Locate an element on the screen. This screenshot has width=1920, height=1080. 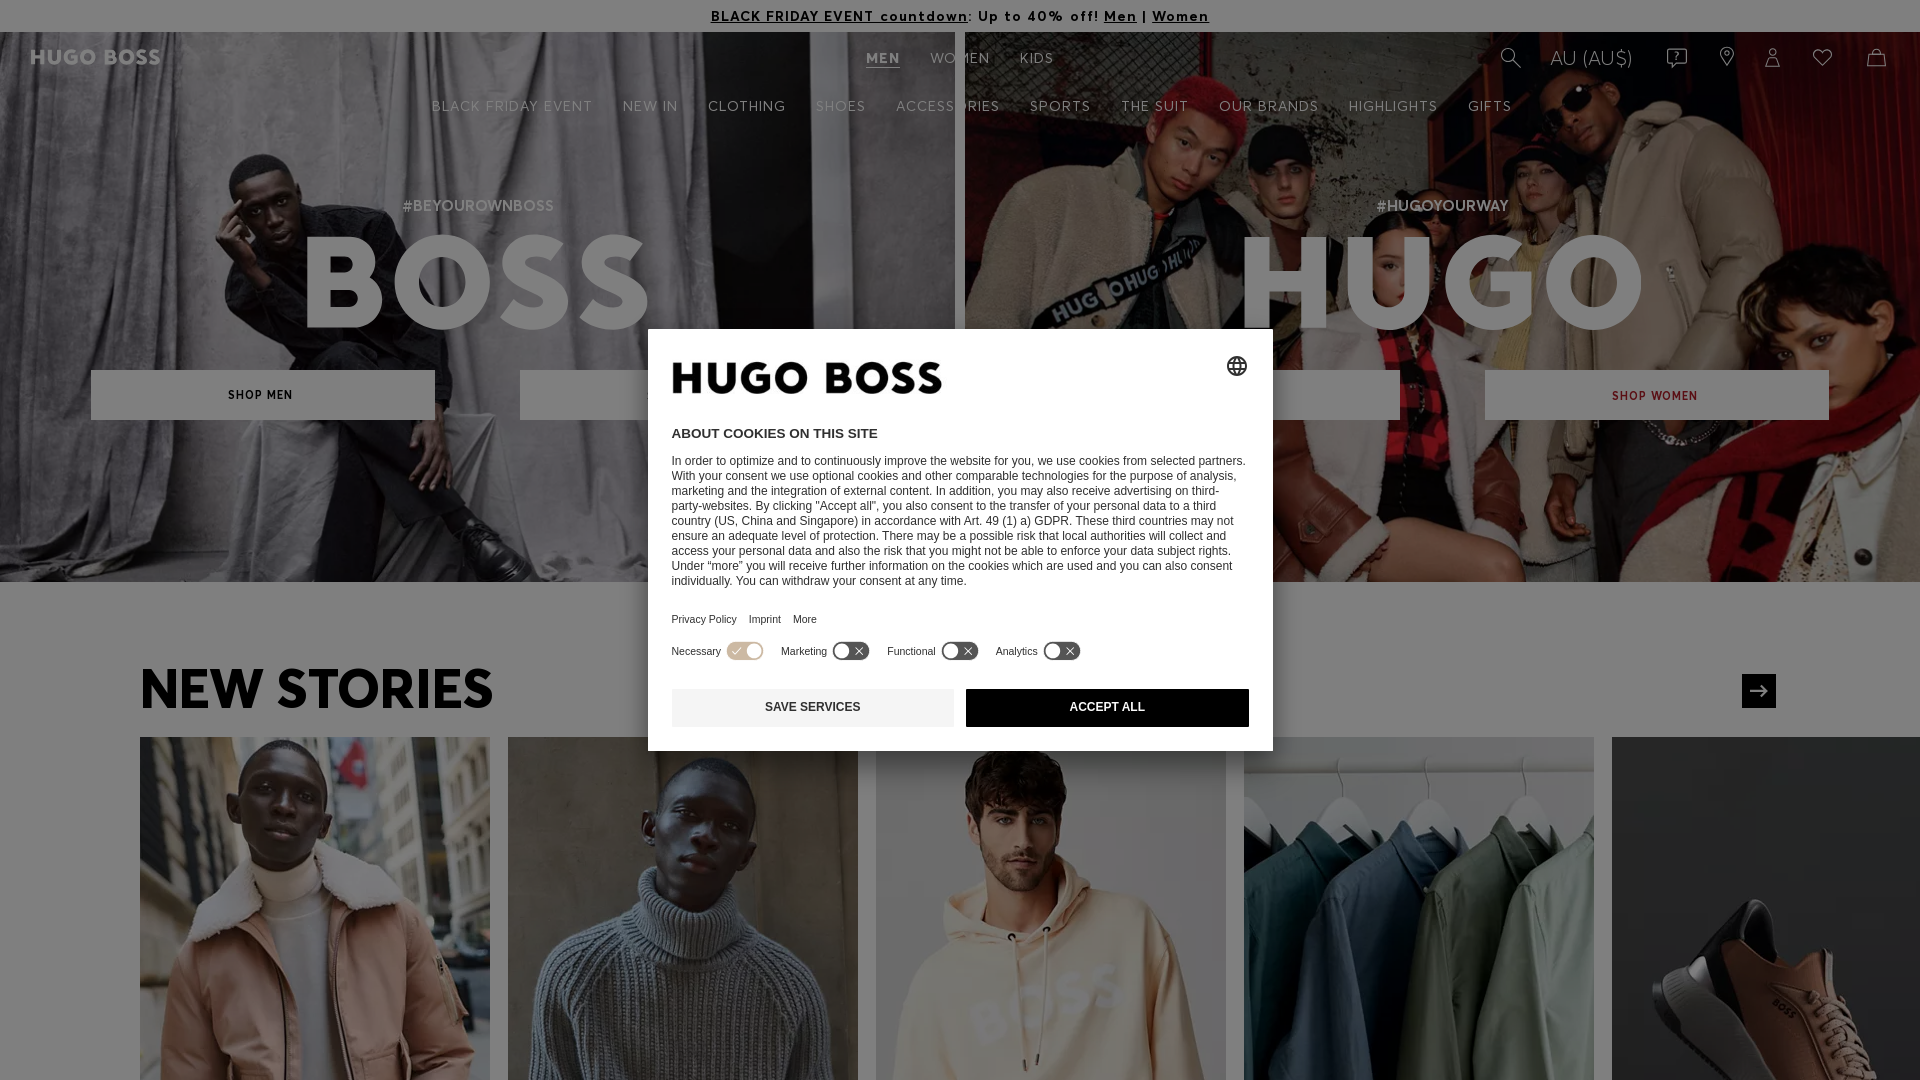
'HIGHLIGHTS' is located at coordinates (1392, 106).